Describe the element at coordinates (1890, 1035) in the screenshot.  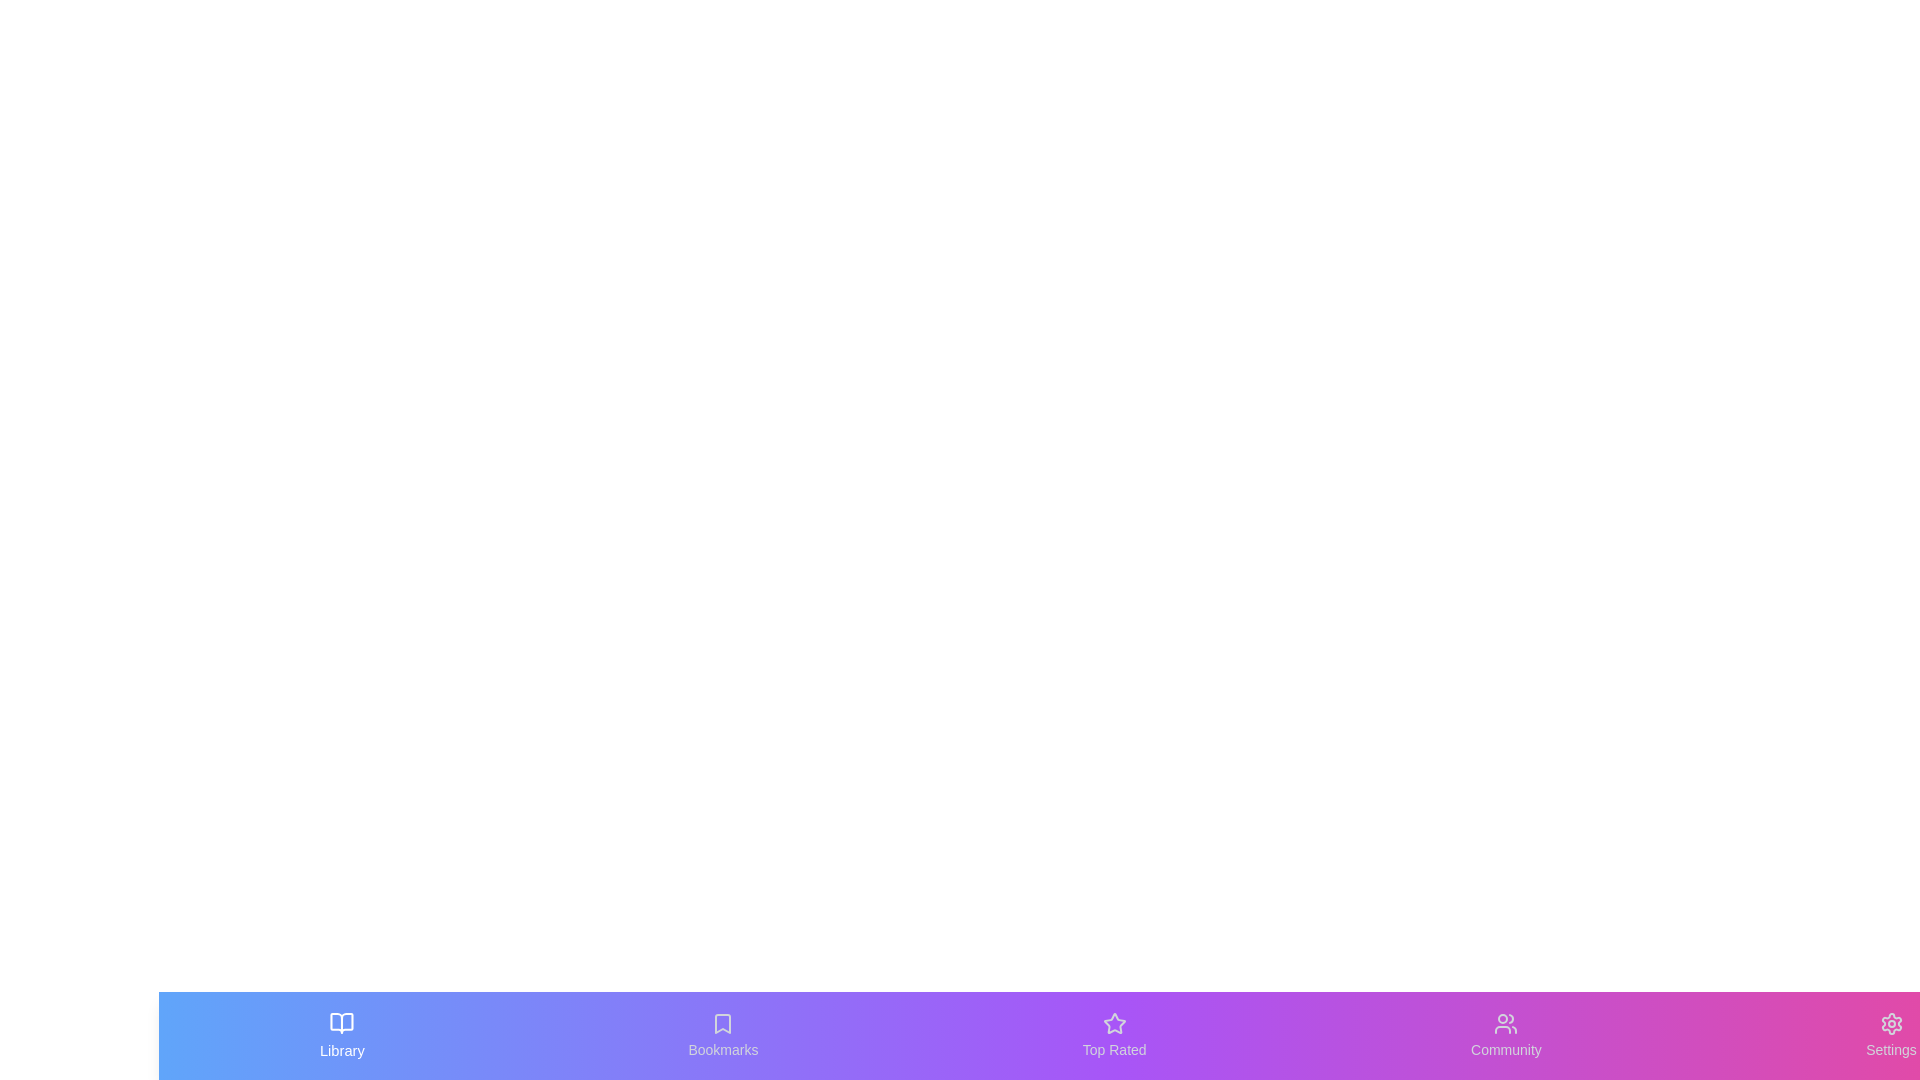
I see `the Settings tab by clicking its button` at that location.